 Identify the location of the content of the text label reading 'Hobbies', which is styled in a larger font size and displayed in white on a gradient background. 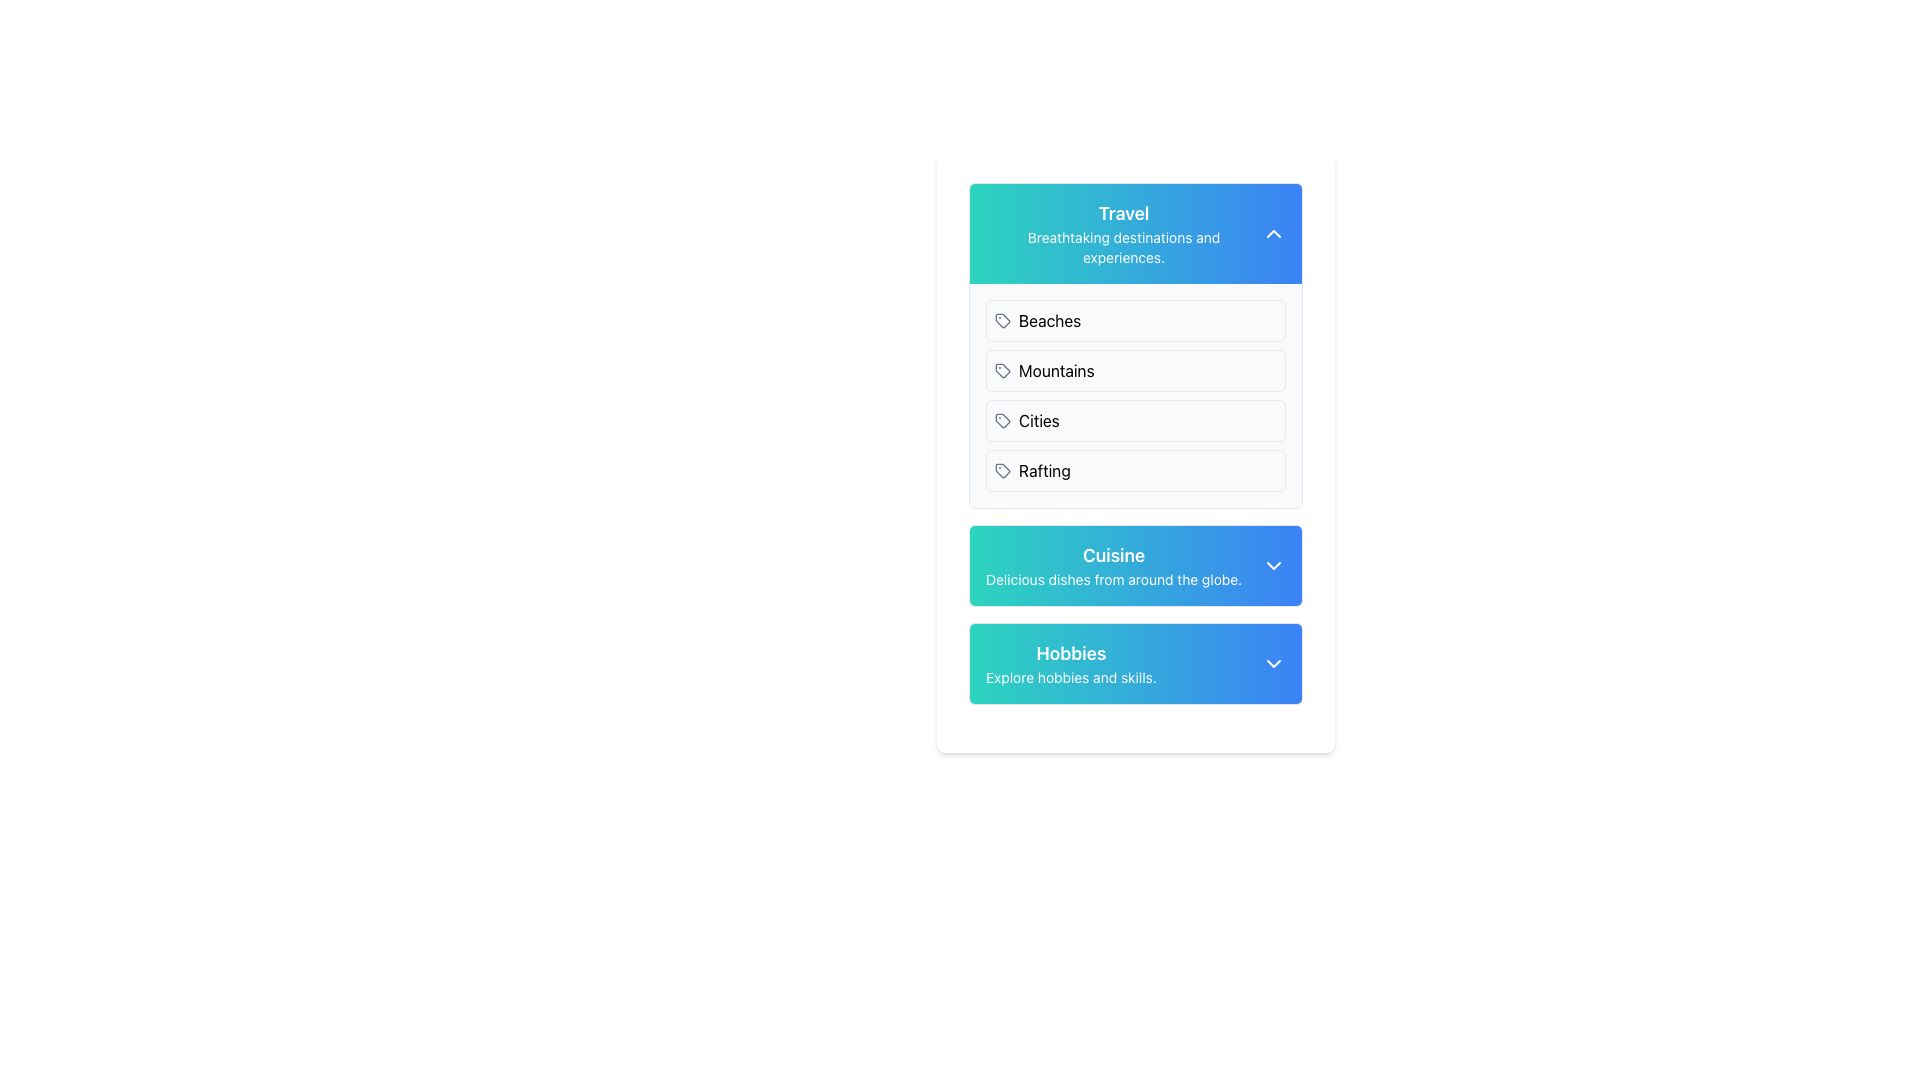
(1070, 654).